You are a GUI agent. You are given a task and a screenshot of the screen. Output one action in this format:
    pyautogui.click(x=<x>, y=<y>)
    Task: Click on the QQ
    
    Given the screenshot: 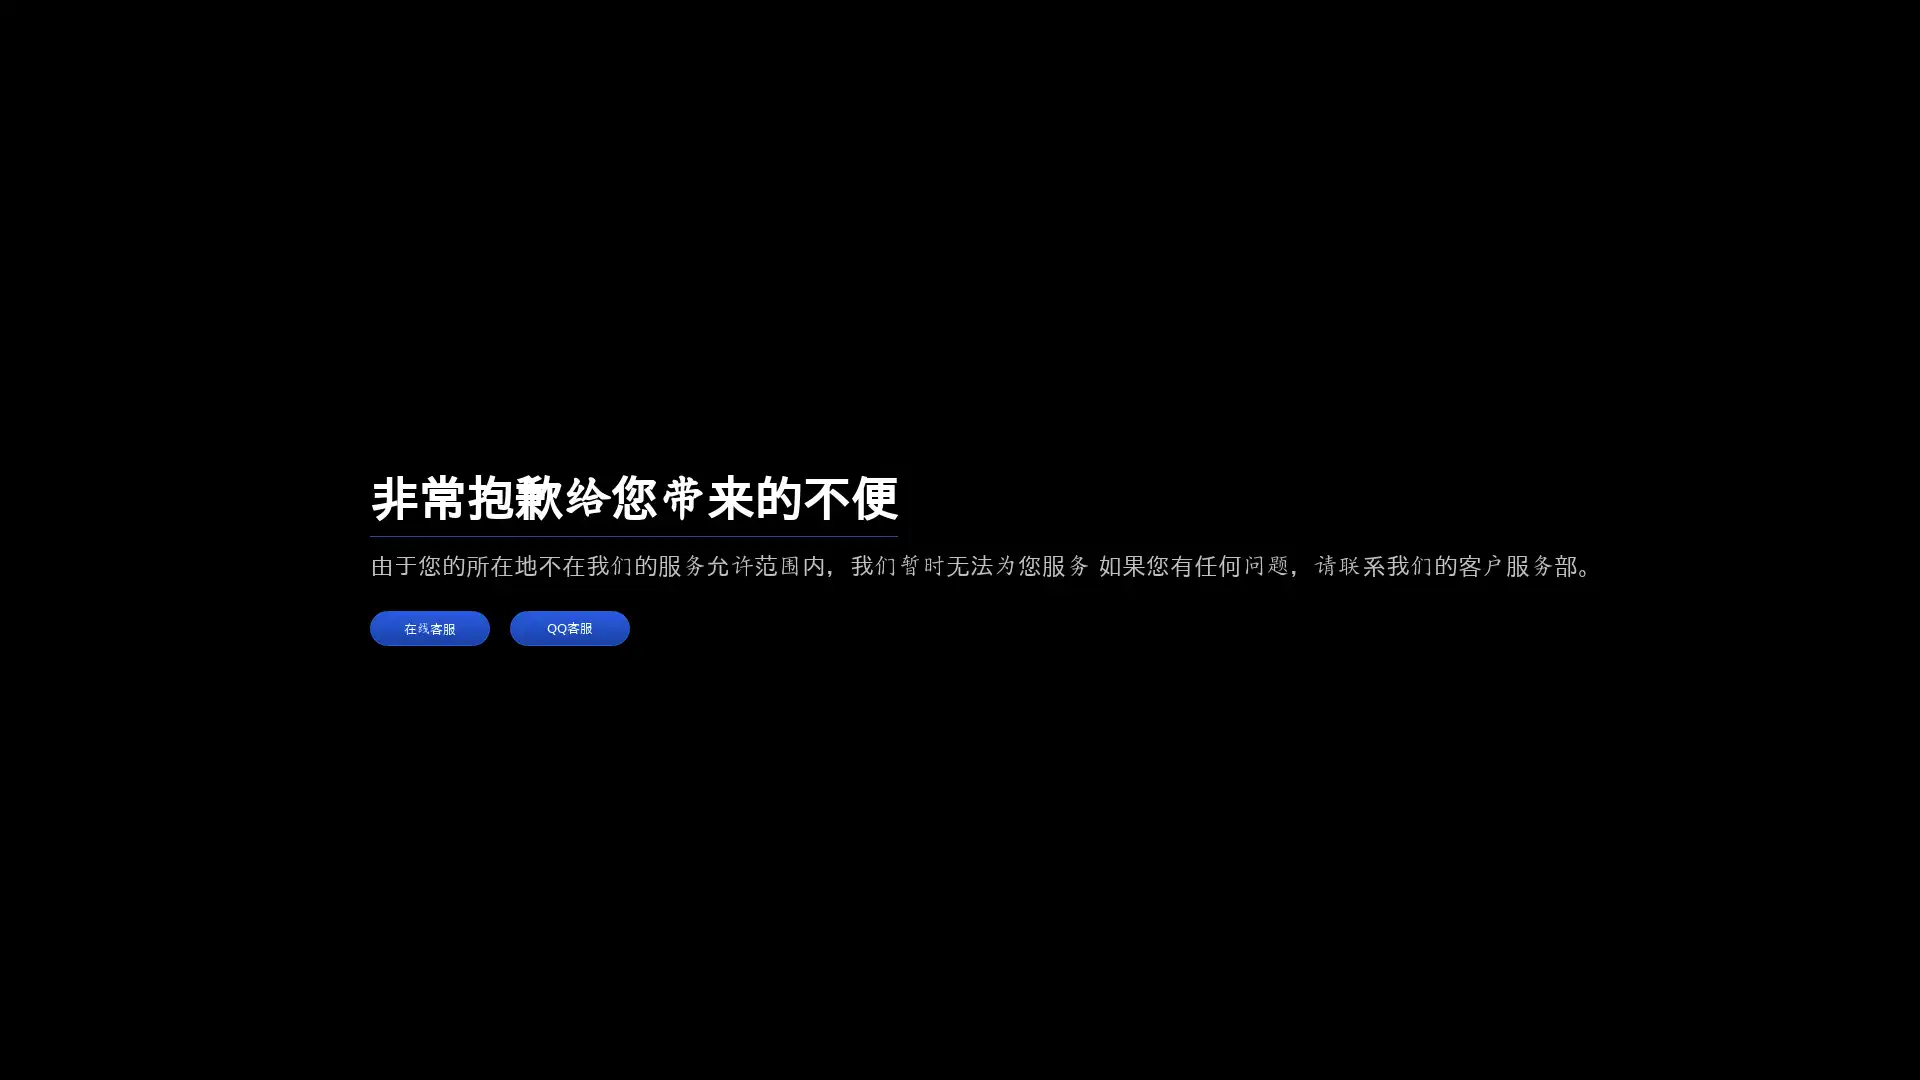 What is the action you would take?
    pyautogui.click(x=569, y=627)
    